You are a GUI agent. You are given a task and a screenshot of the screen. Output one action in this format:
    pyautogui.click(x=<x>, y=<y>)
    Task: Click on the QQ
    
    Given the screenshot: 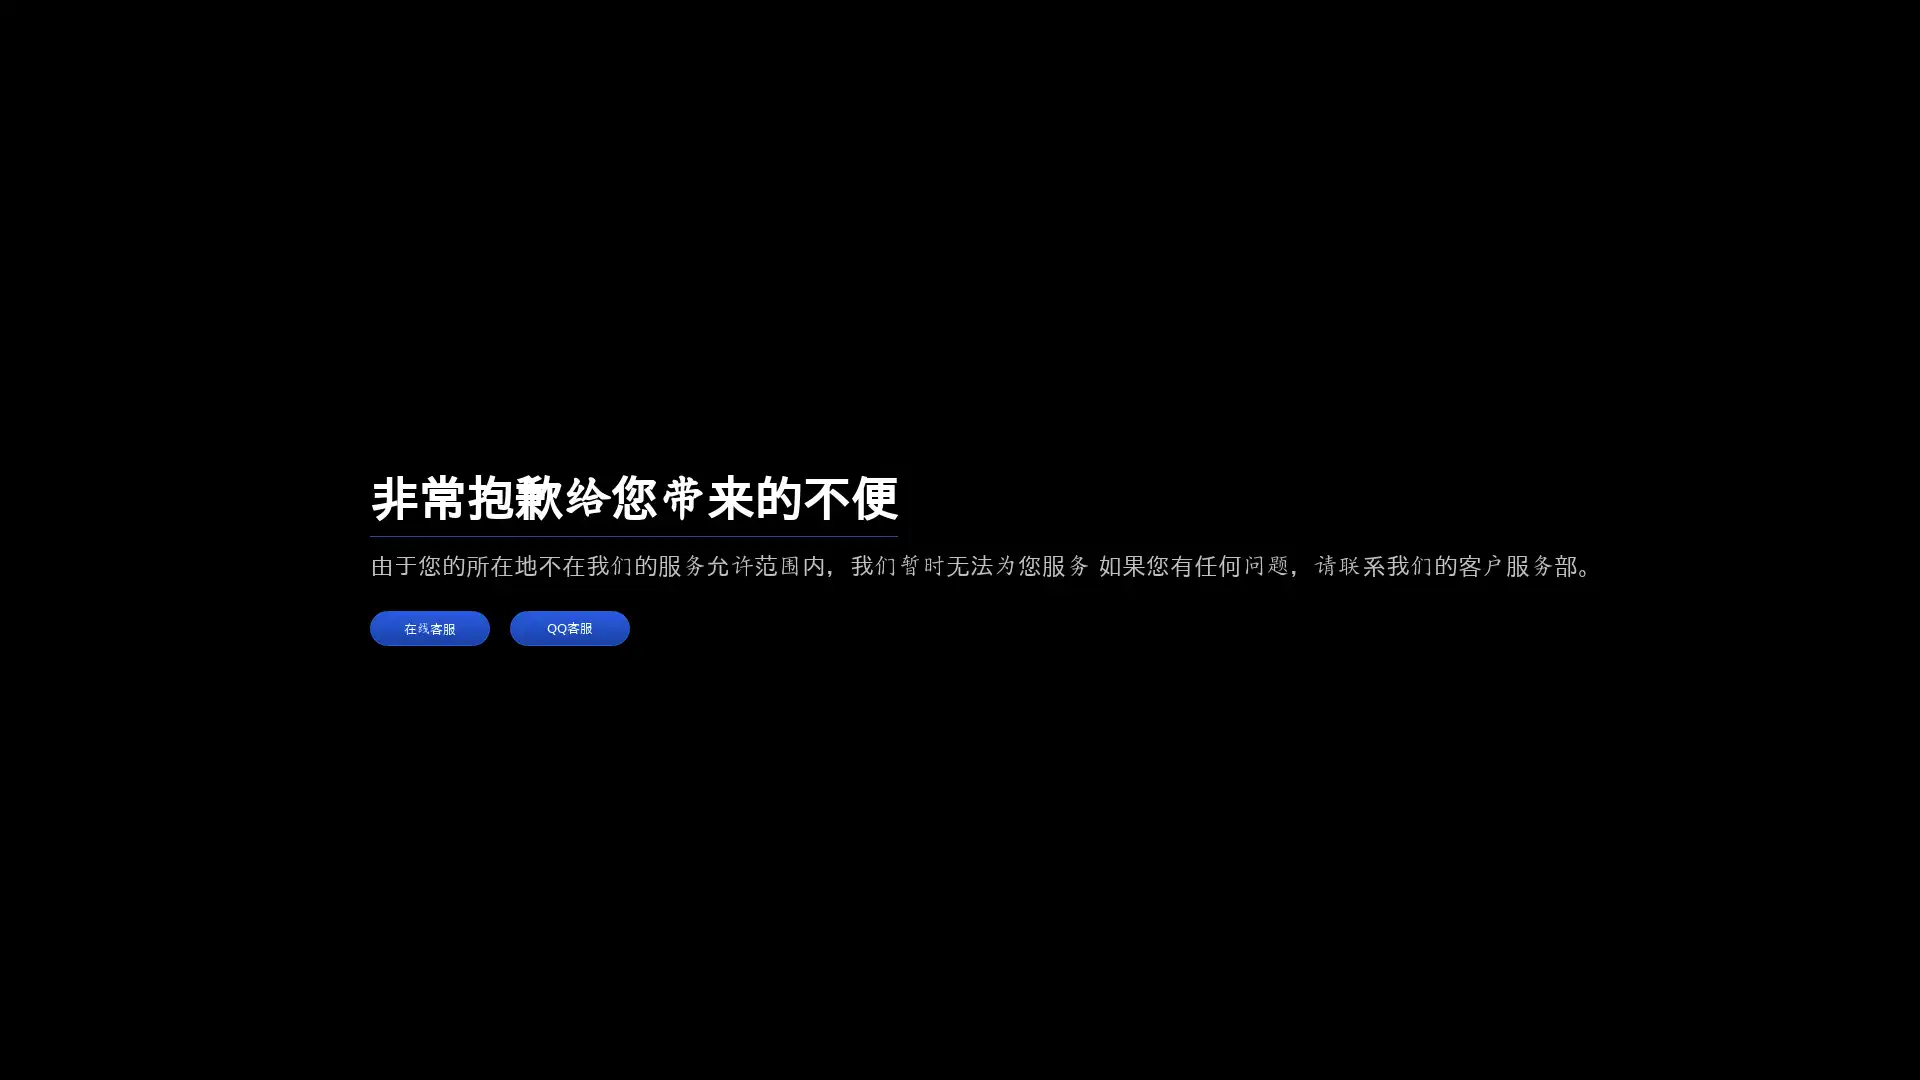 What is the action you would take?
    pyautogui.click(x=569, y=627)
    